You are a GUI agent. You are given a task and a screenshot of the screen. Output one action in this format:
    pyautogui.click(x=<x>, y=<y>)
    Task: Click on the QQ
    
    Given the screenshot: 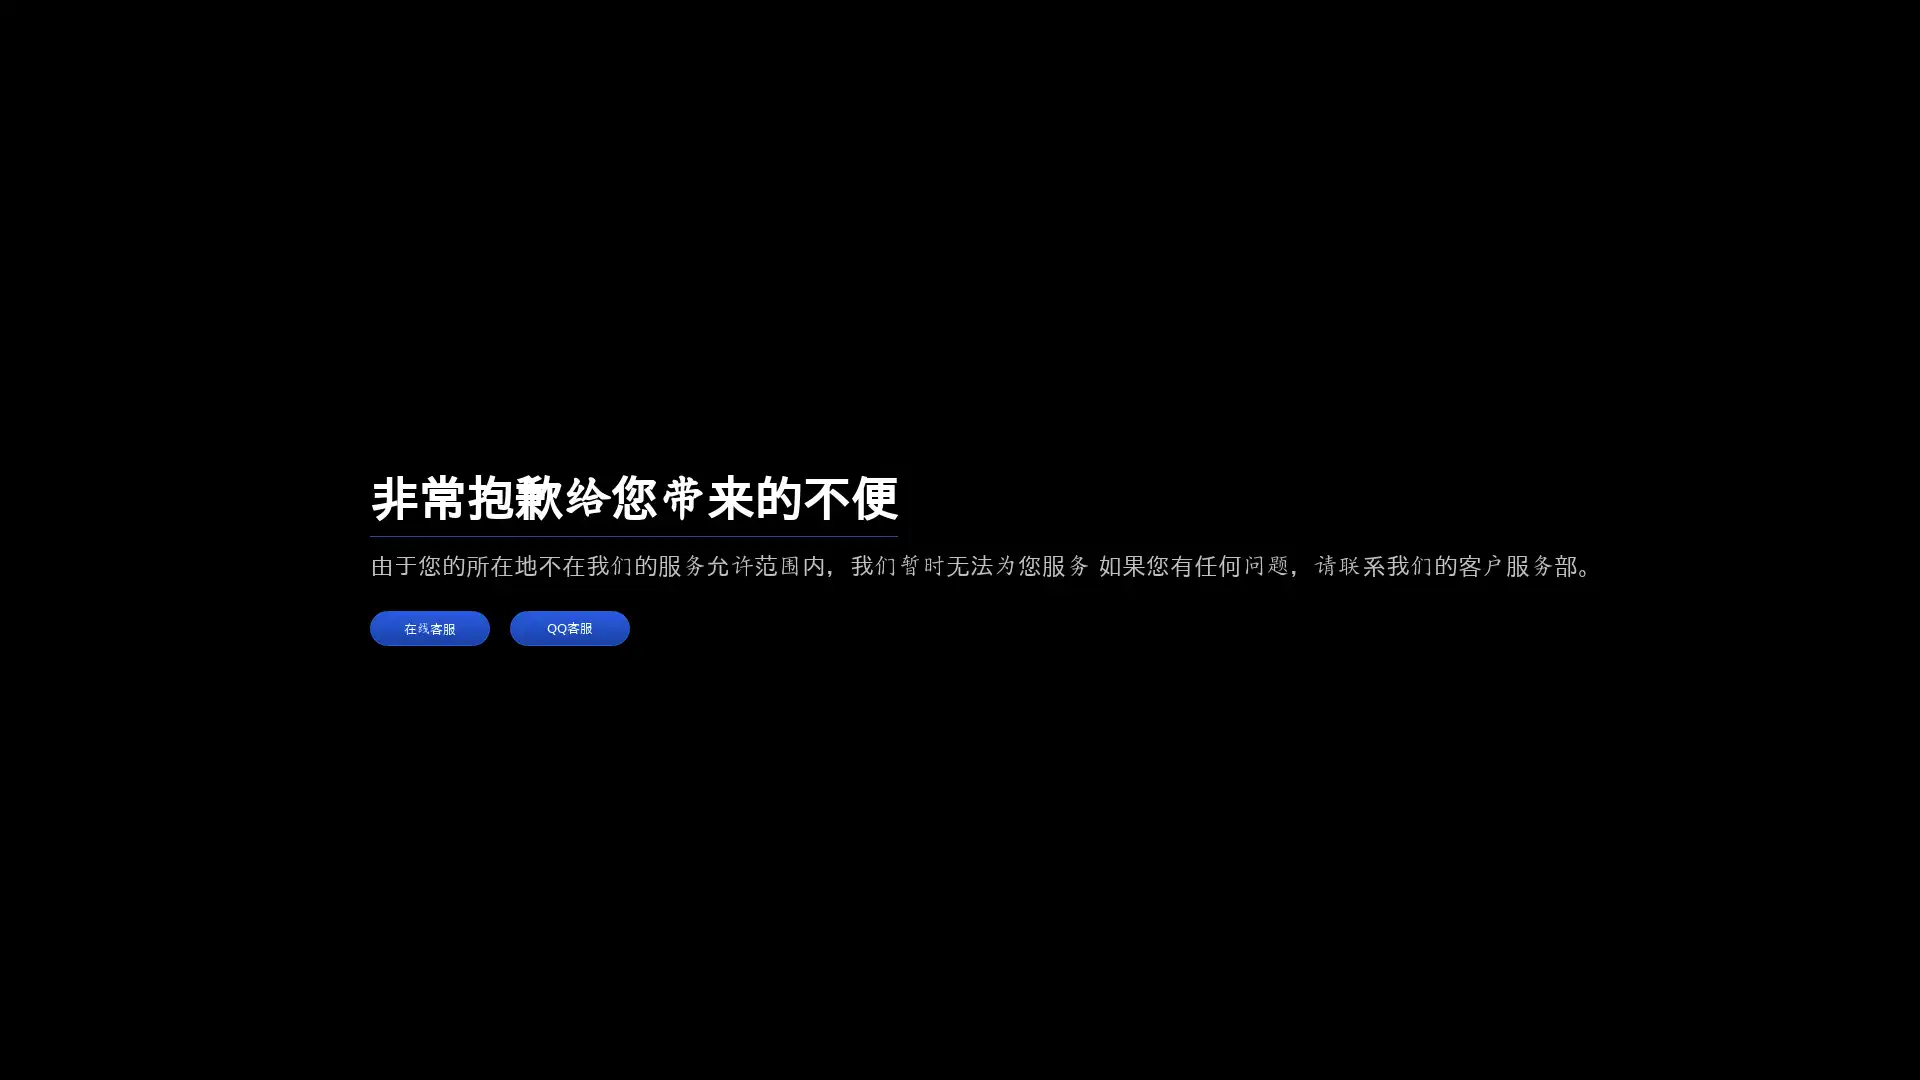 What is the action you would take?
    pyautogui.click(x=569, y=627)
    